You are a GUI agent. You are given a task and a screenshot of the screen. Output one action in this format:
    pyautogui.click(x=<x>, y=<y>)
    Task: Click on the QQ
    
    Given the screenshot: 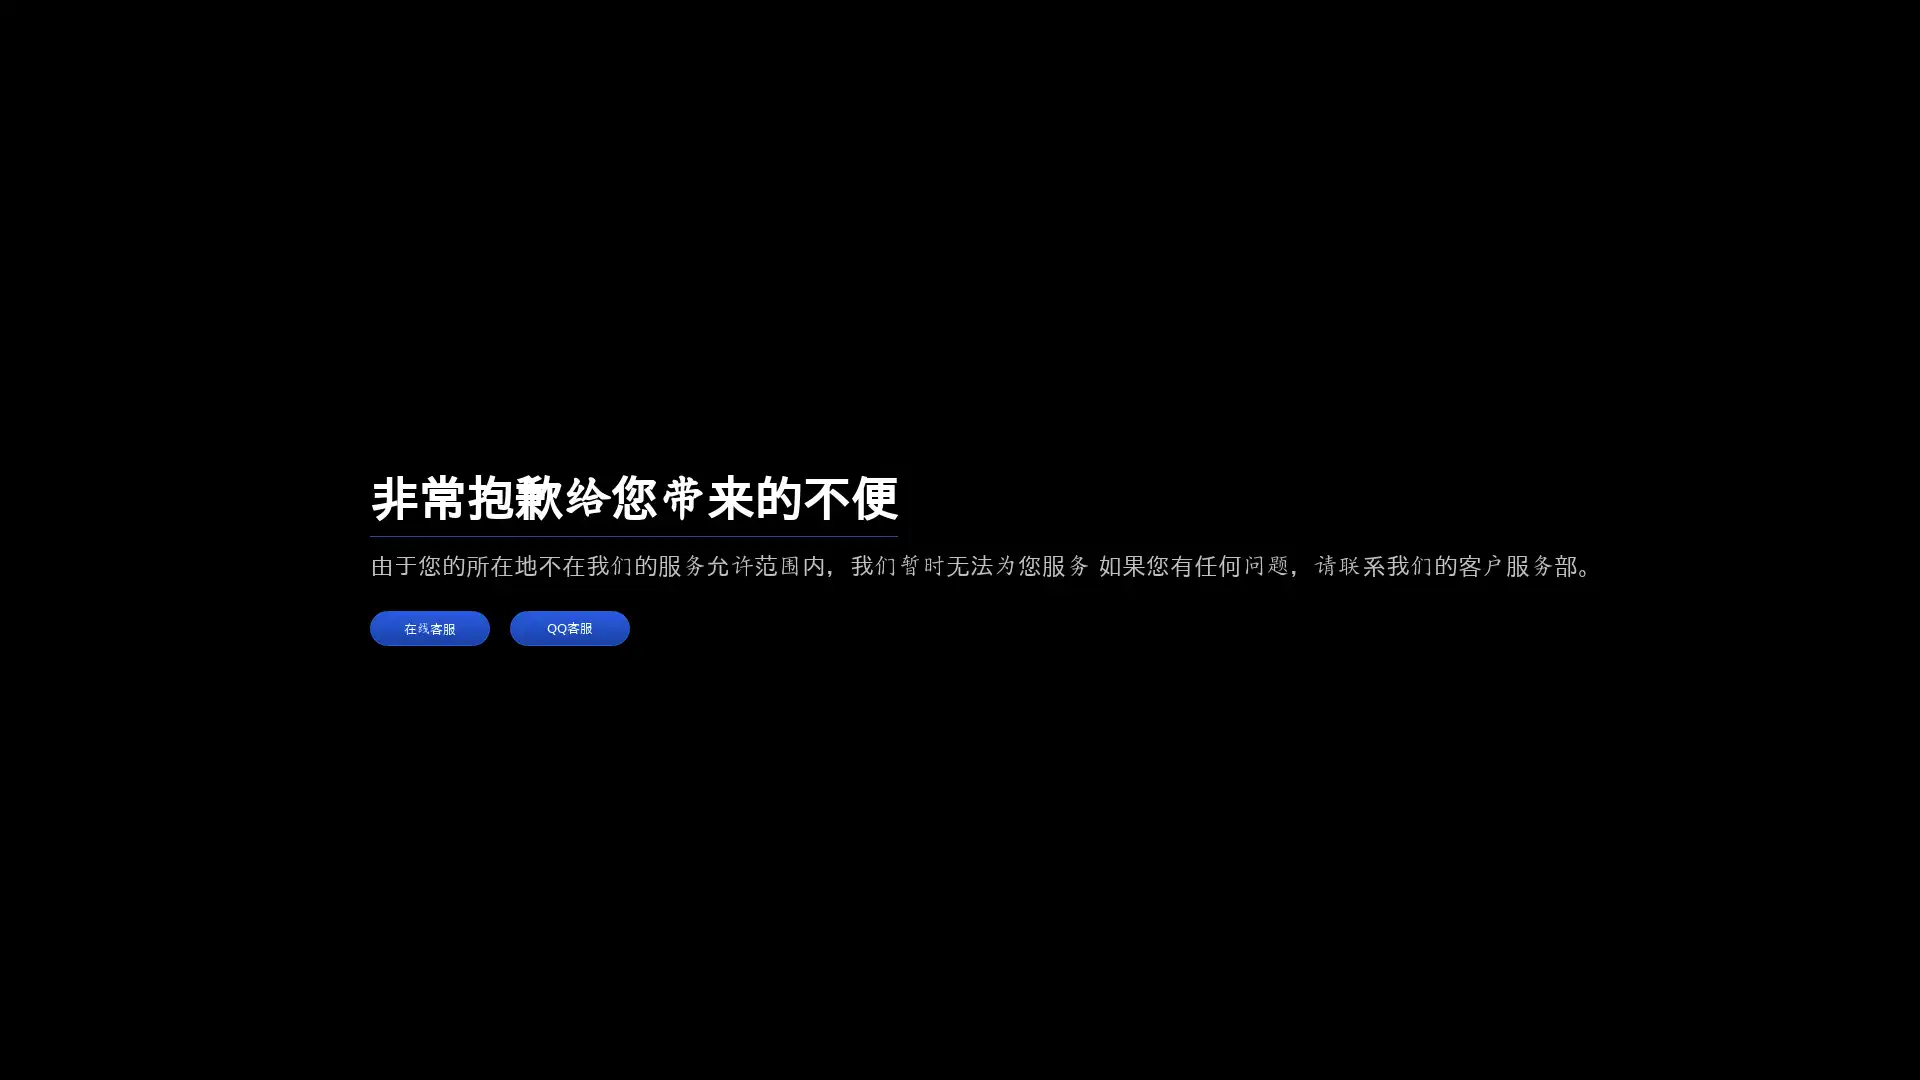 What is the action you would take?
    pyautogui.click(x=569, y=627)
    